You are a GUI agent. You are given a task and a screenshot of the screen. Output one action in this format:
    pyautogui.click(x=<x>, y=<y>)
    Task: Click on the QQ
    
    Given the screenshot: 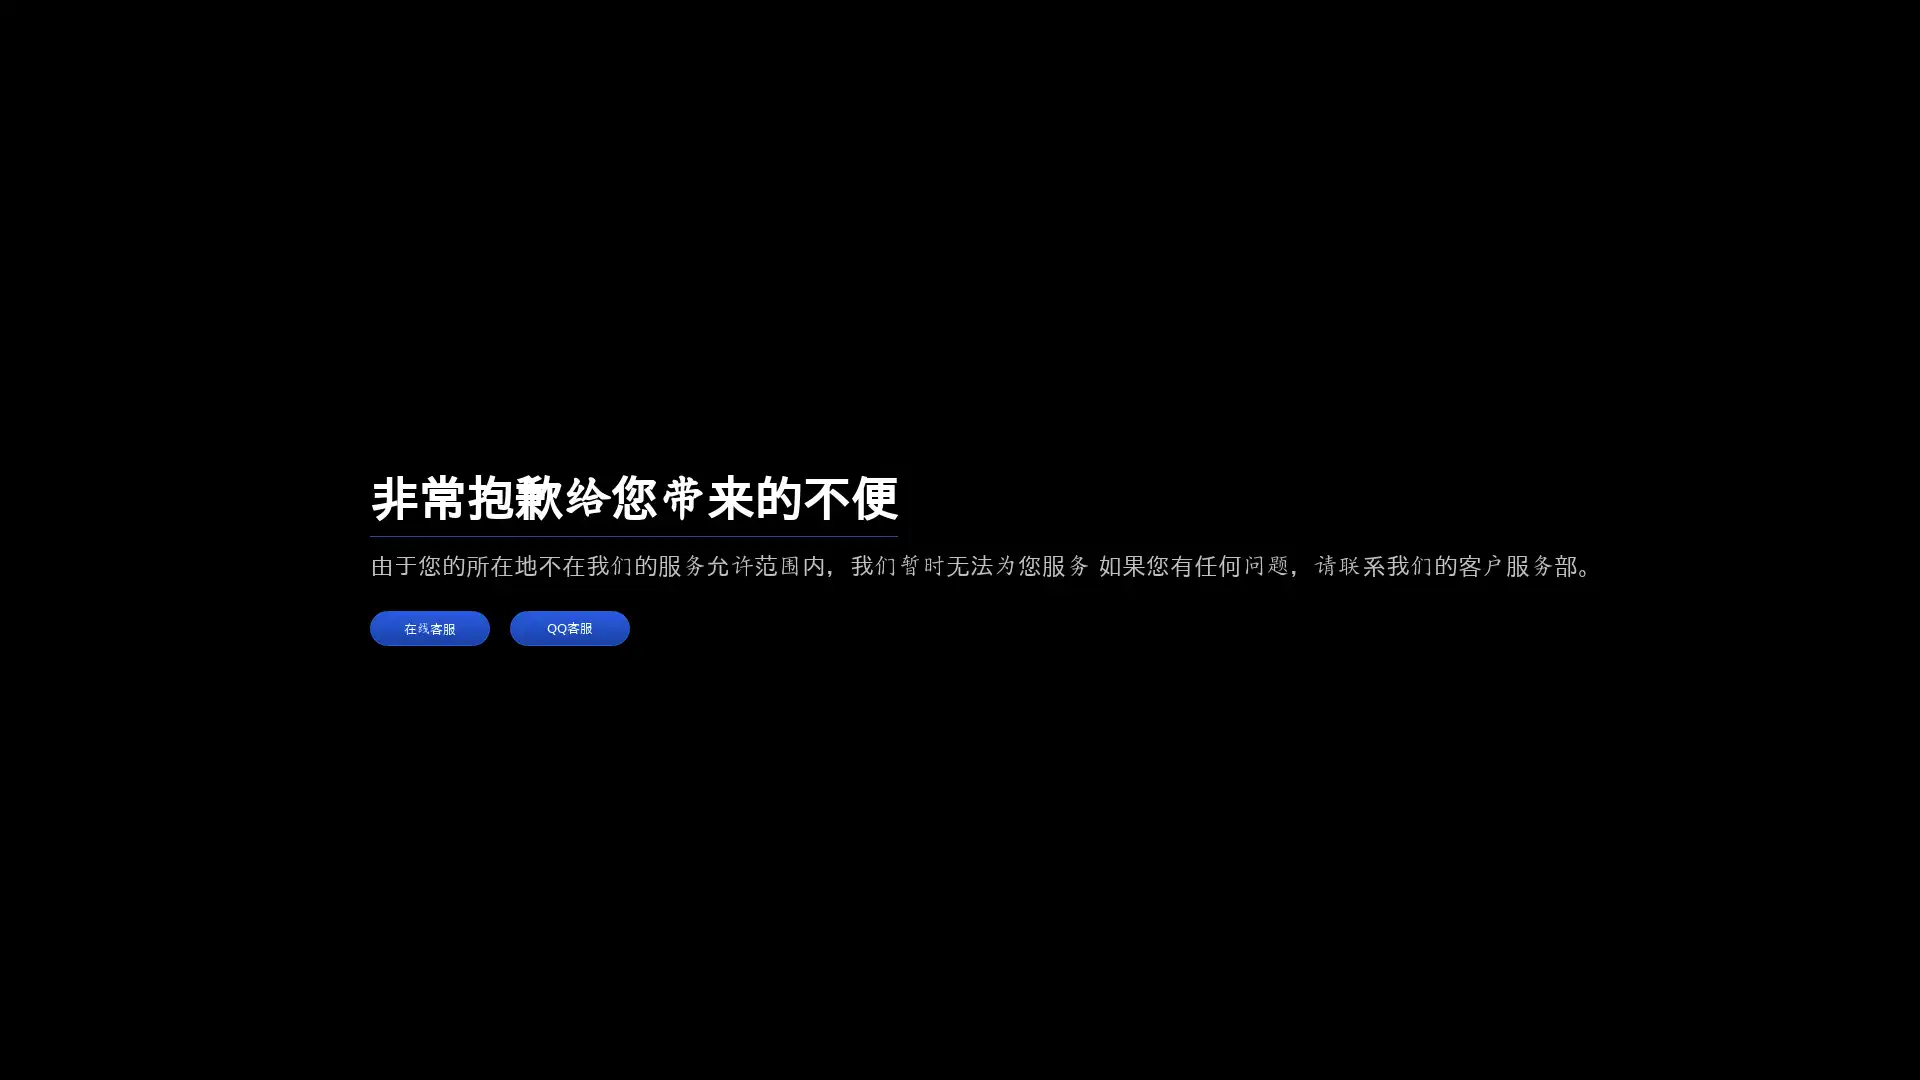 What is the action you would take?
    pyautogui.click(x=569, y=627)
    